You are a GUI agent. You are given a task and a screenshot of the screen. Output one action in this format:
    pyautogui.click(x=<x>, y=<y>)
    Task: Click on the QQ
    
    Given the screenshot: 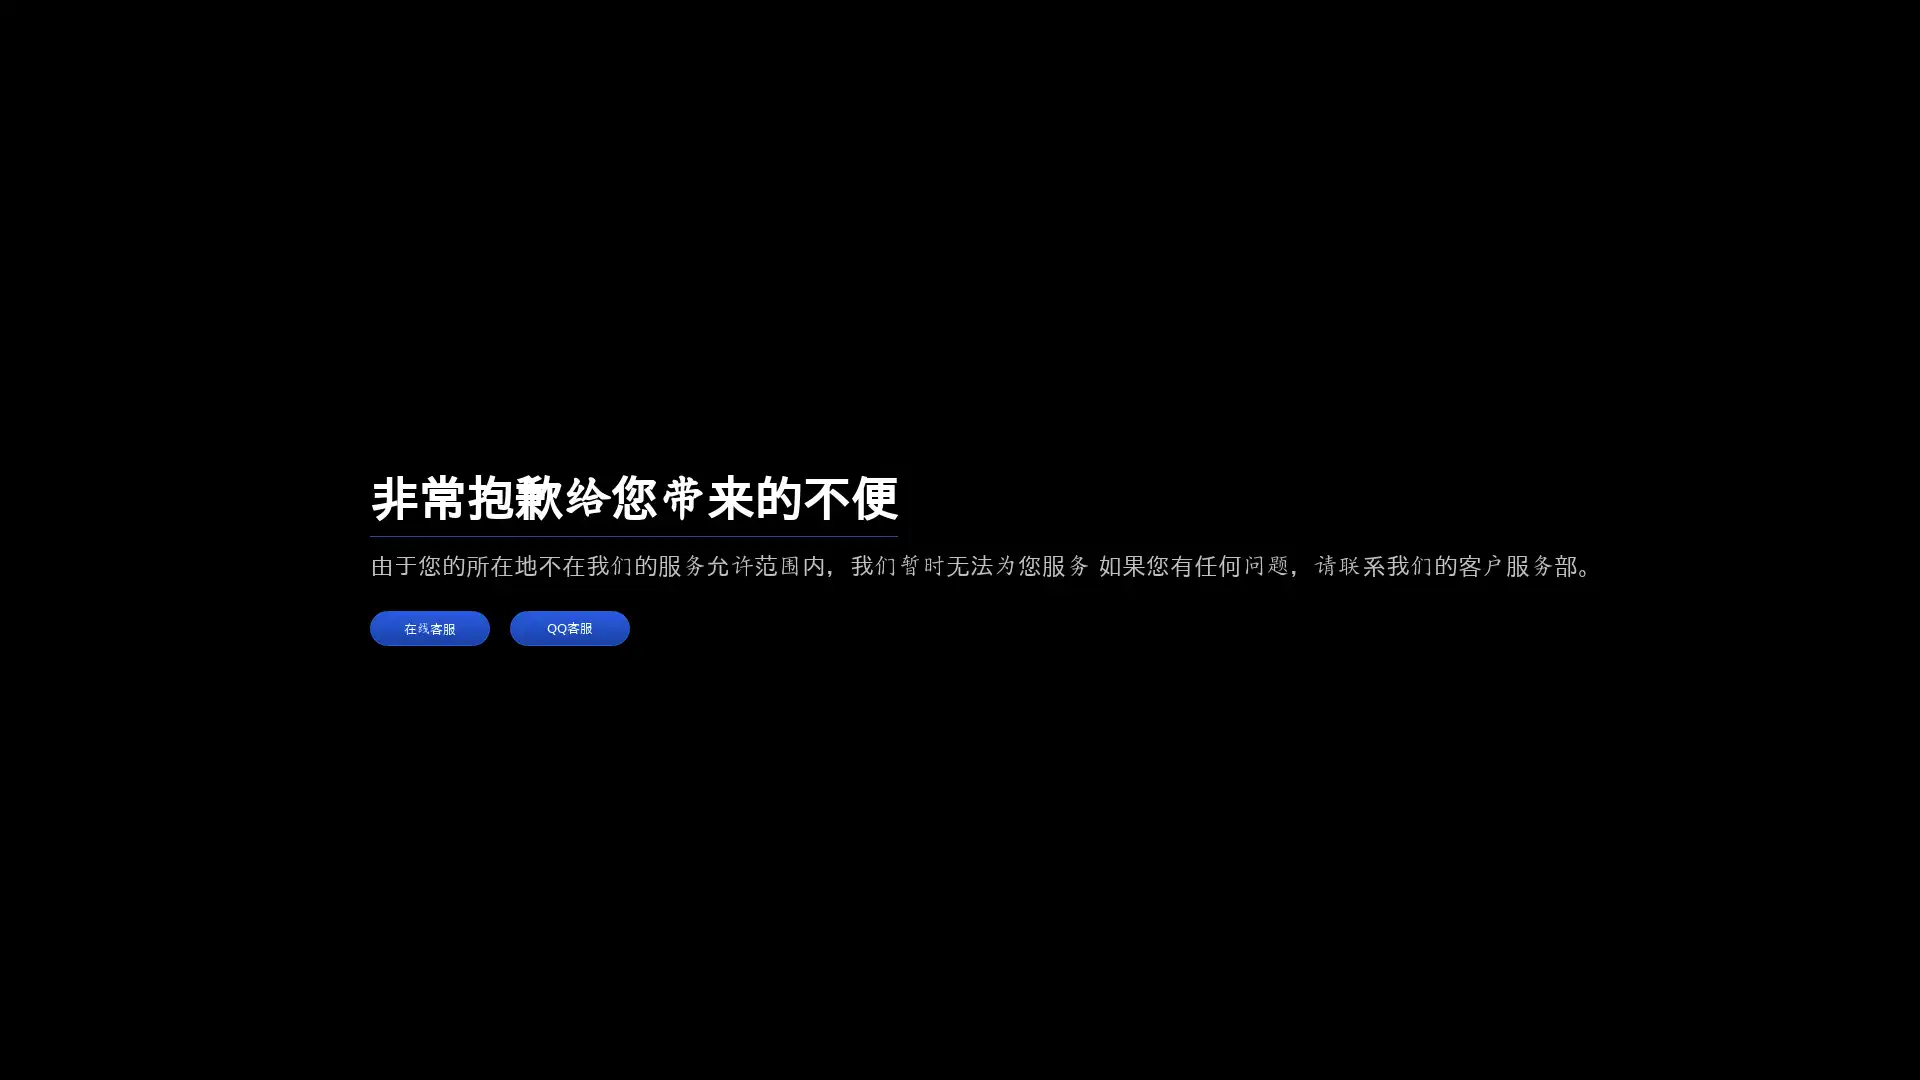 What is the action you would take?
    pyautogui.click(x=569, y=627)
    